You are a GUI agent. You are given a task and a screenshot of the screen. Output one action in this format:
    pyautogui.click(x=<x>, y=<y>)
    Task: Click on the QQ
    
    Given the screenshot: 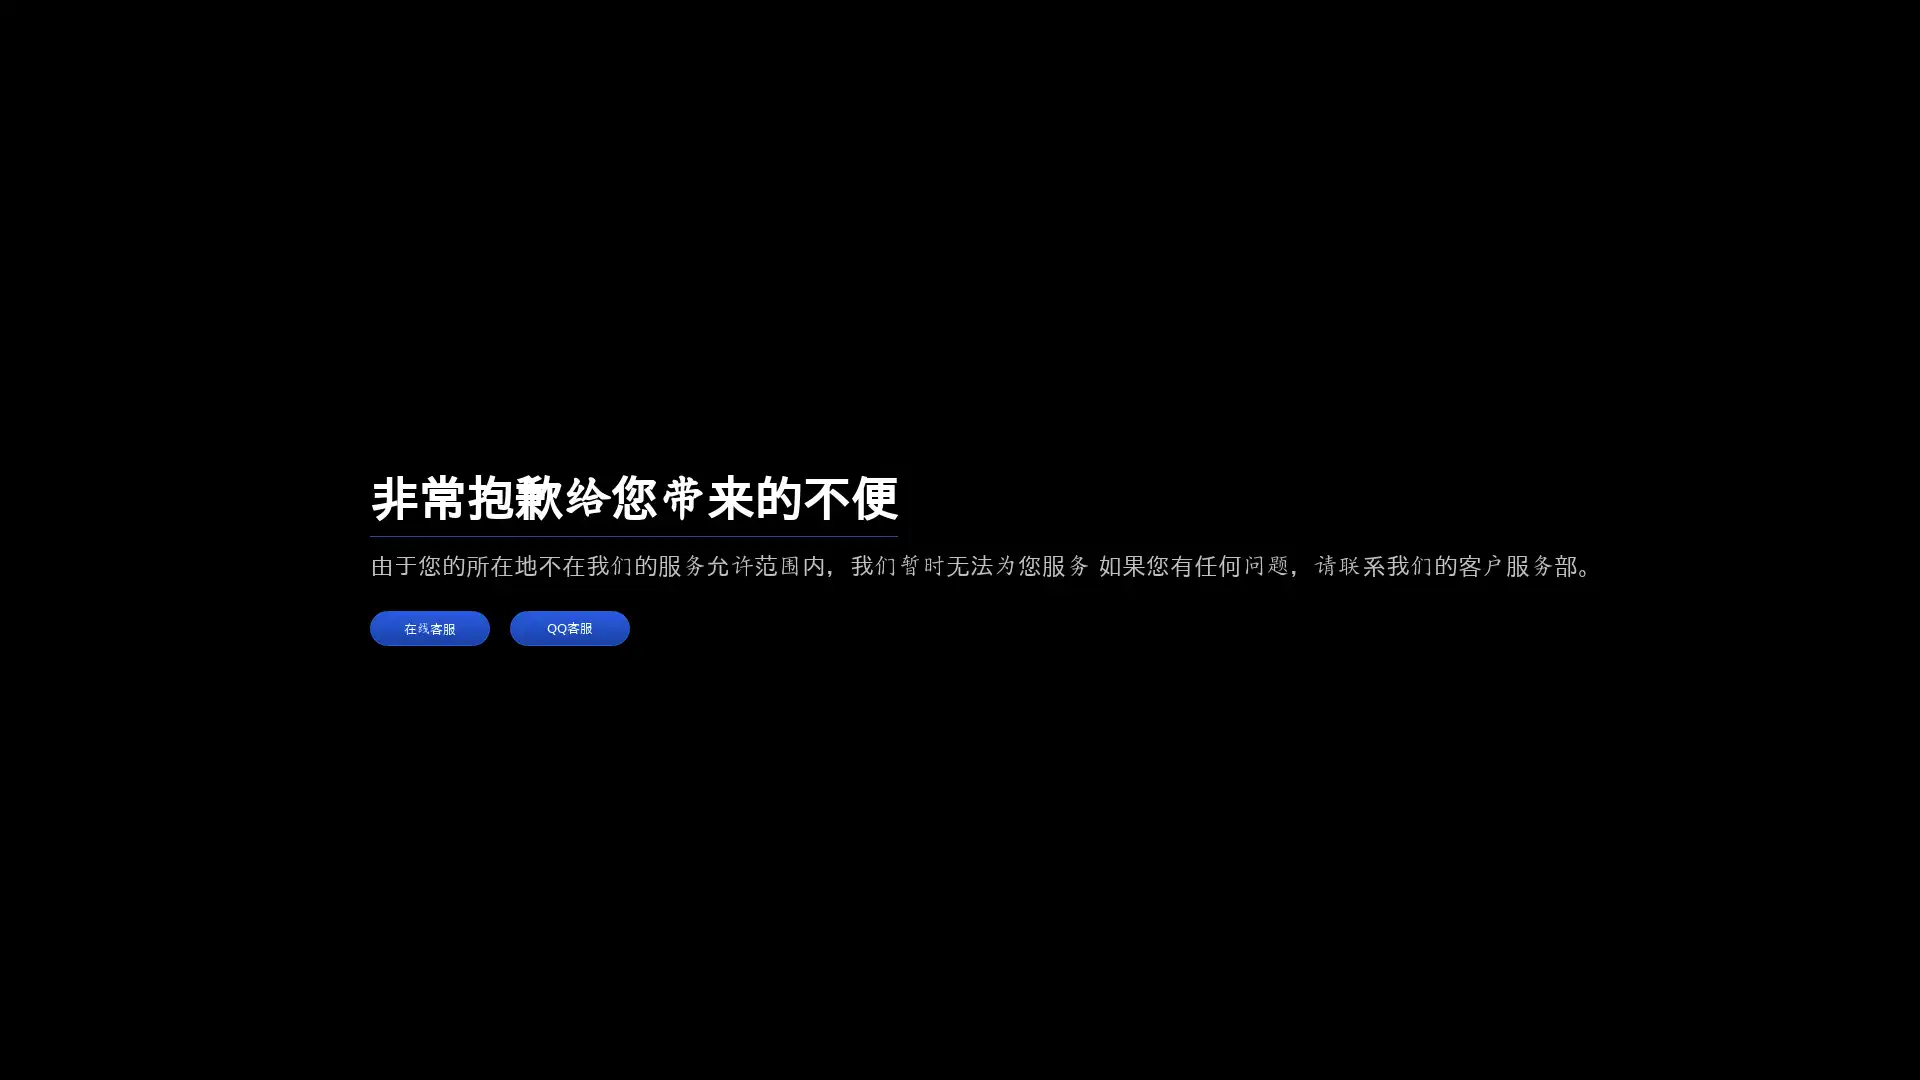 What is the action you would take?
    pyautogui.click(x=569, y=627)
    